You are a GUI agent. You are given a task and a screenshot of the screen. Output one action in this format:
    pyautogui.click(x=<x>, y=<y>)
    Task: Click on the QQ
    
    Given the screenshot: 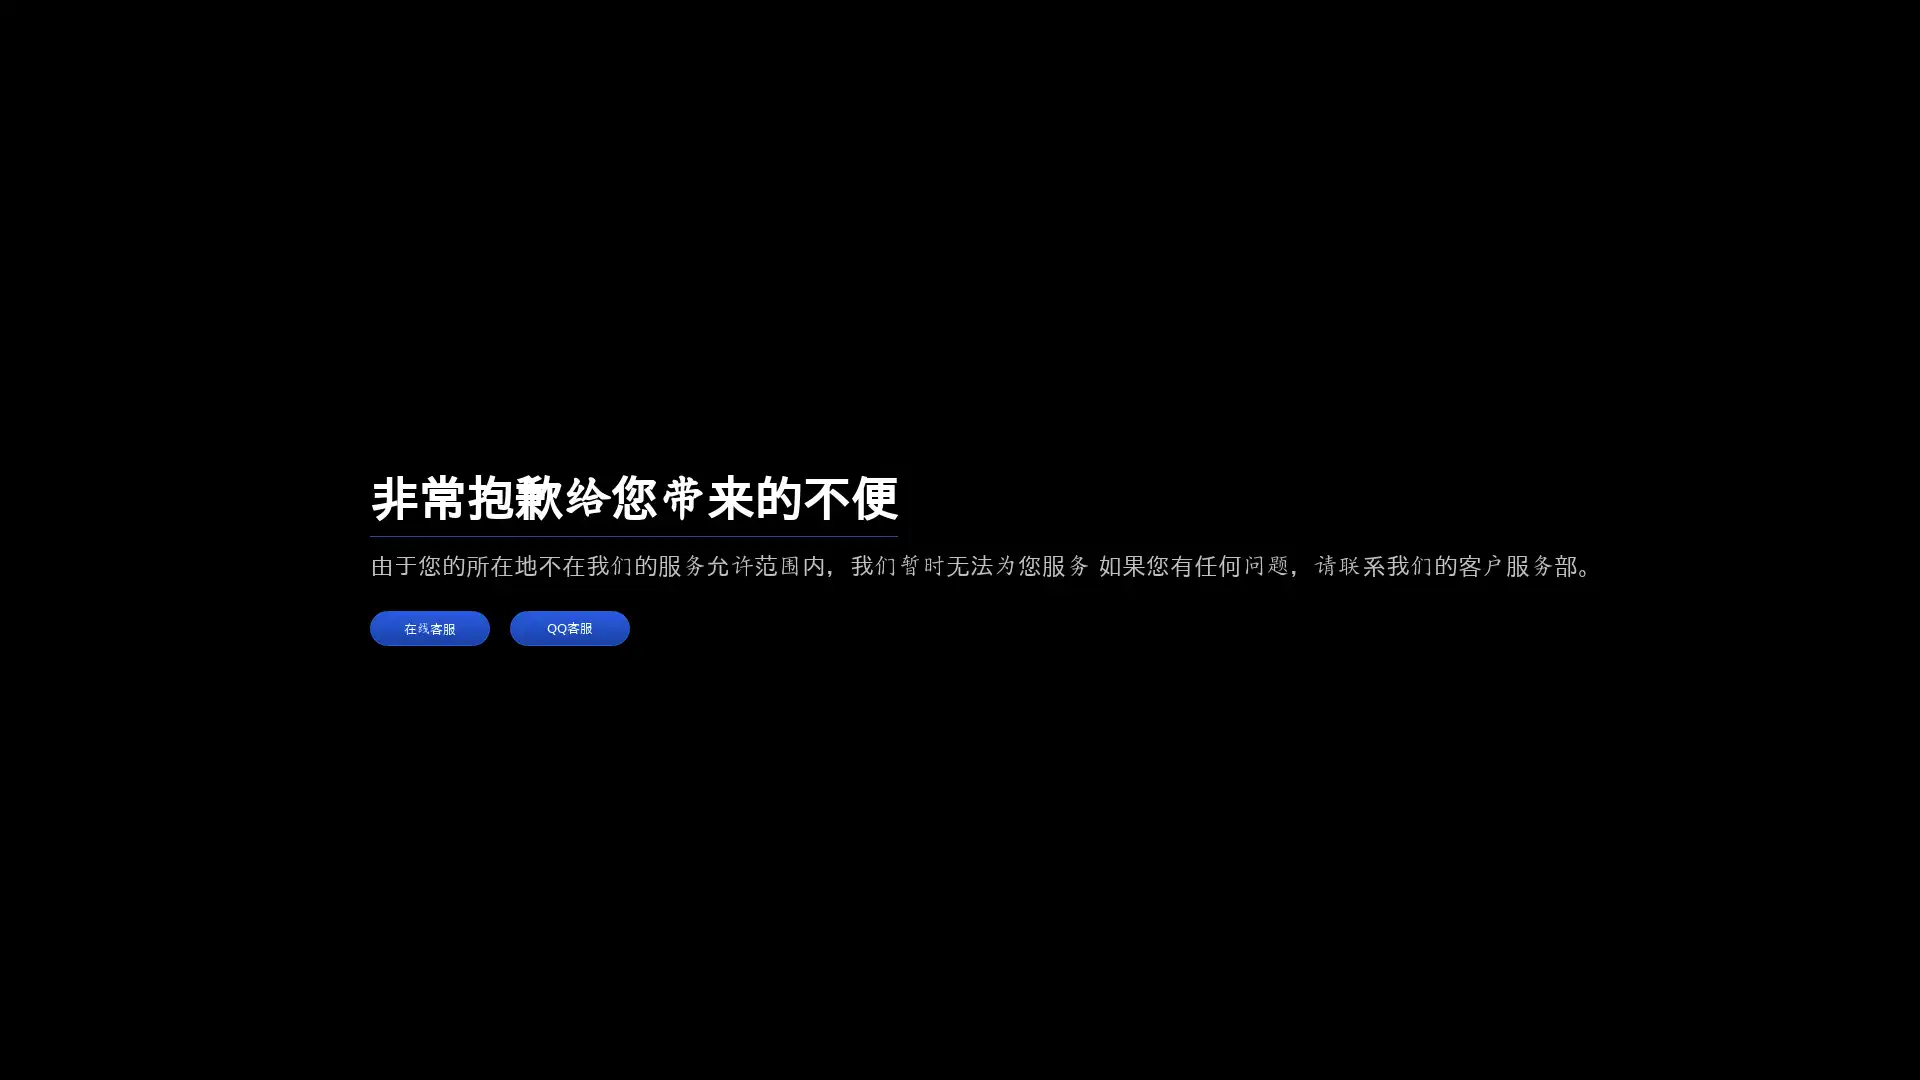 What is the action you would take?
    pyautogui.click(x=569, y=627)
    